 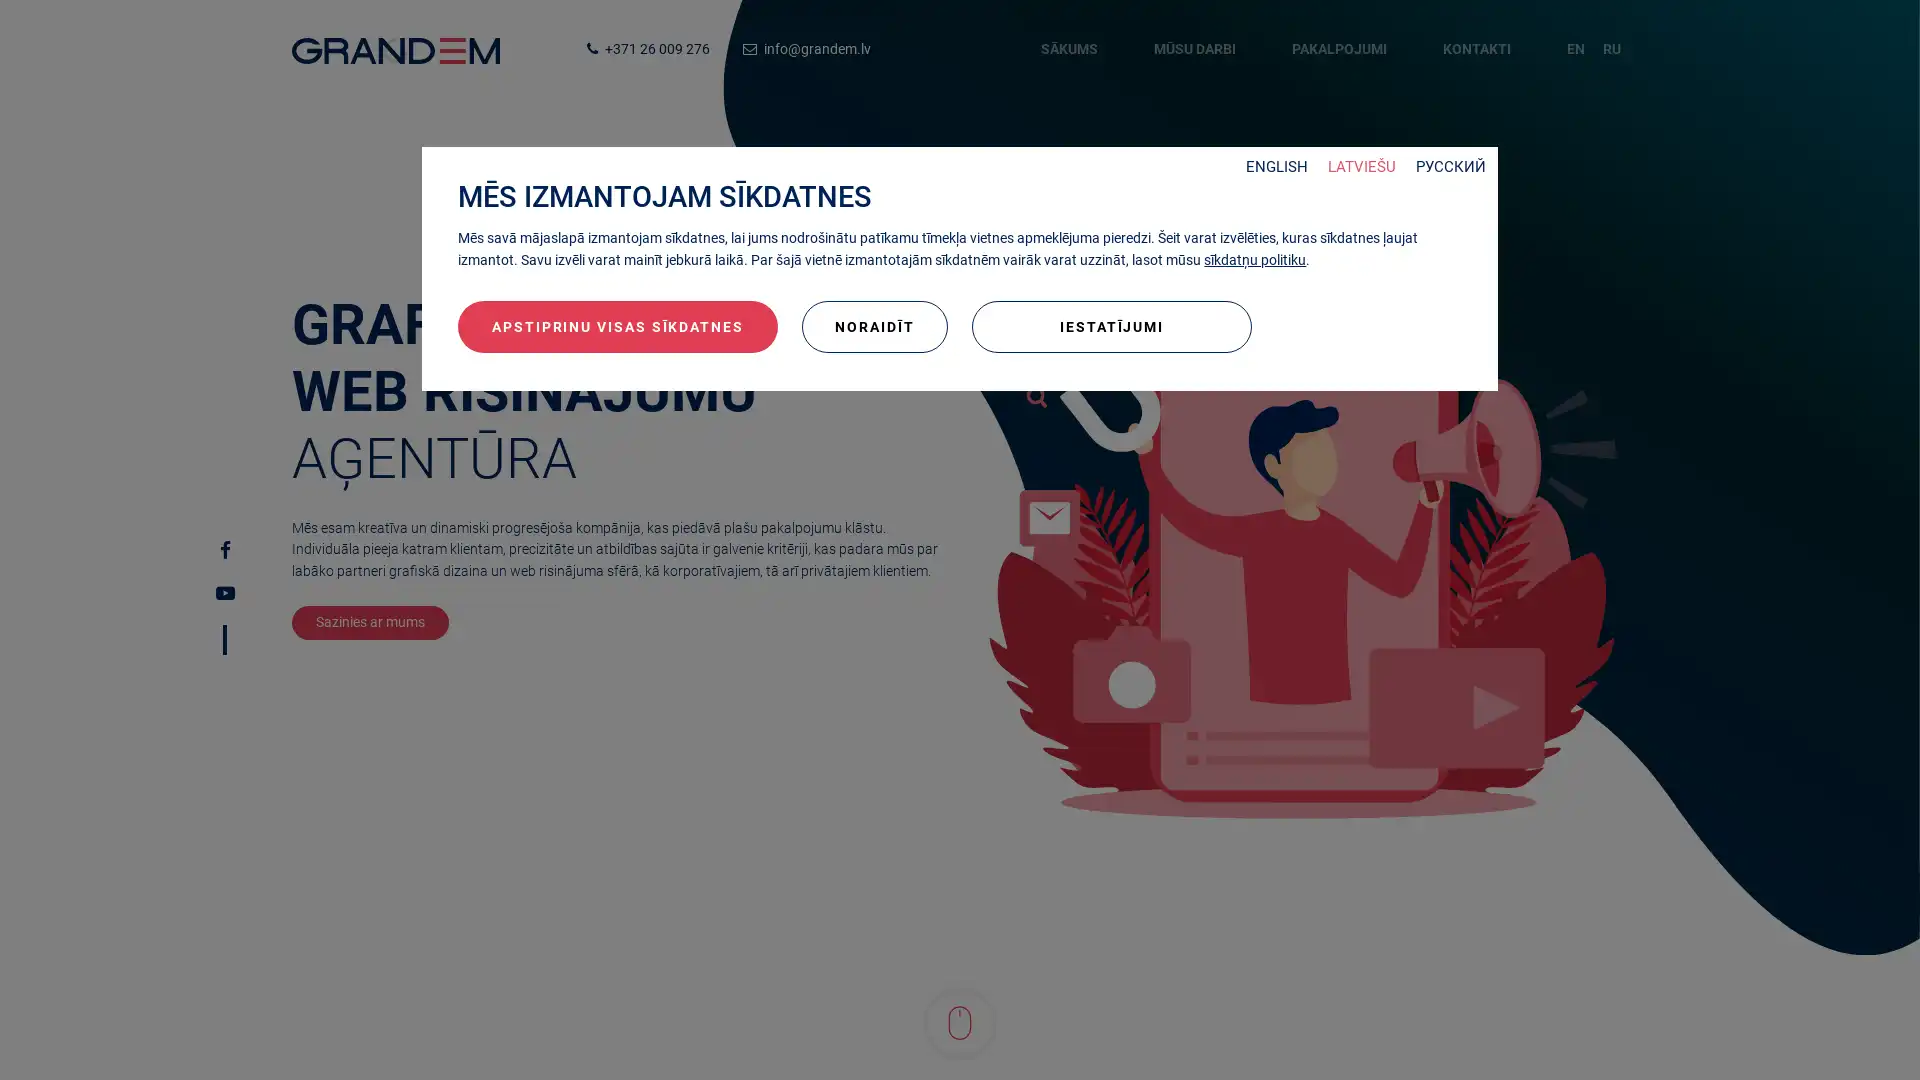 What do you see at coordinates (1111, 326) in the screenshot?
I see `IESTATIJUMI` at bounding box center [1111, 326].